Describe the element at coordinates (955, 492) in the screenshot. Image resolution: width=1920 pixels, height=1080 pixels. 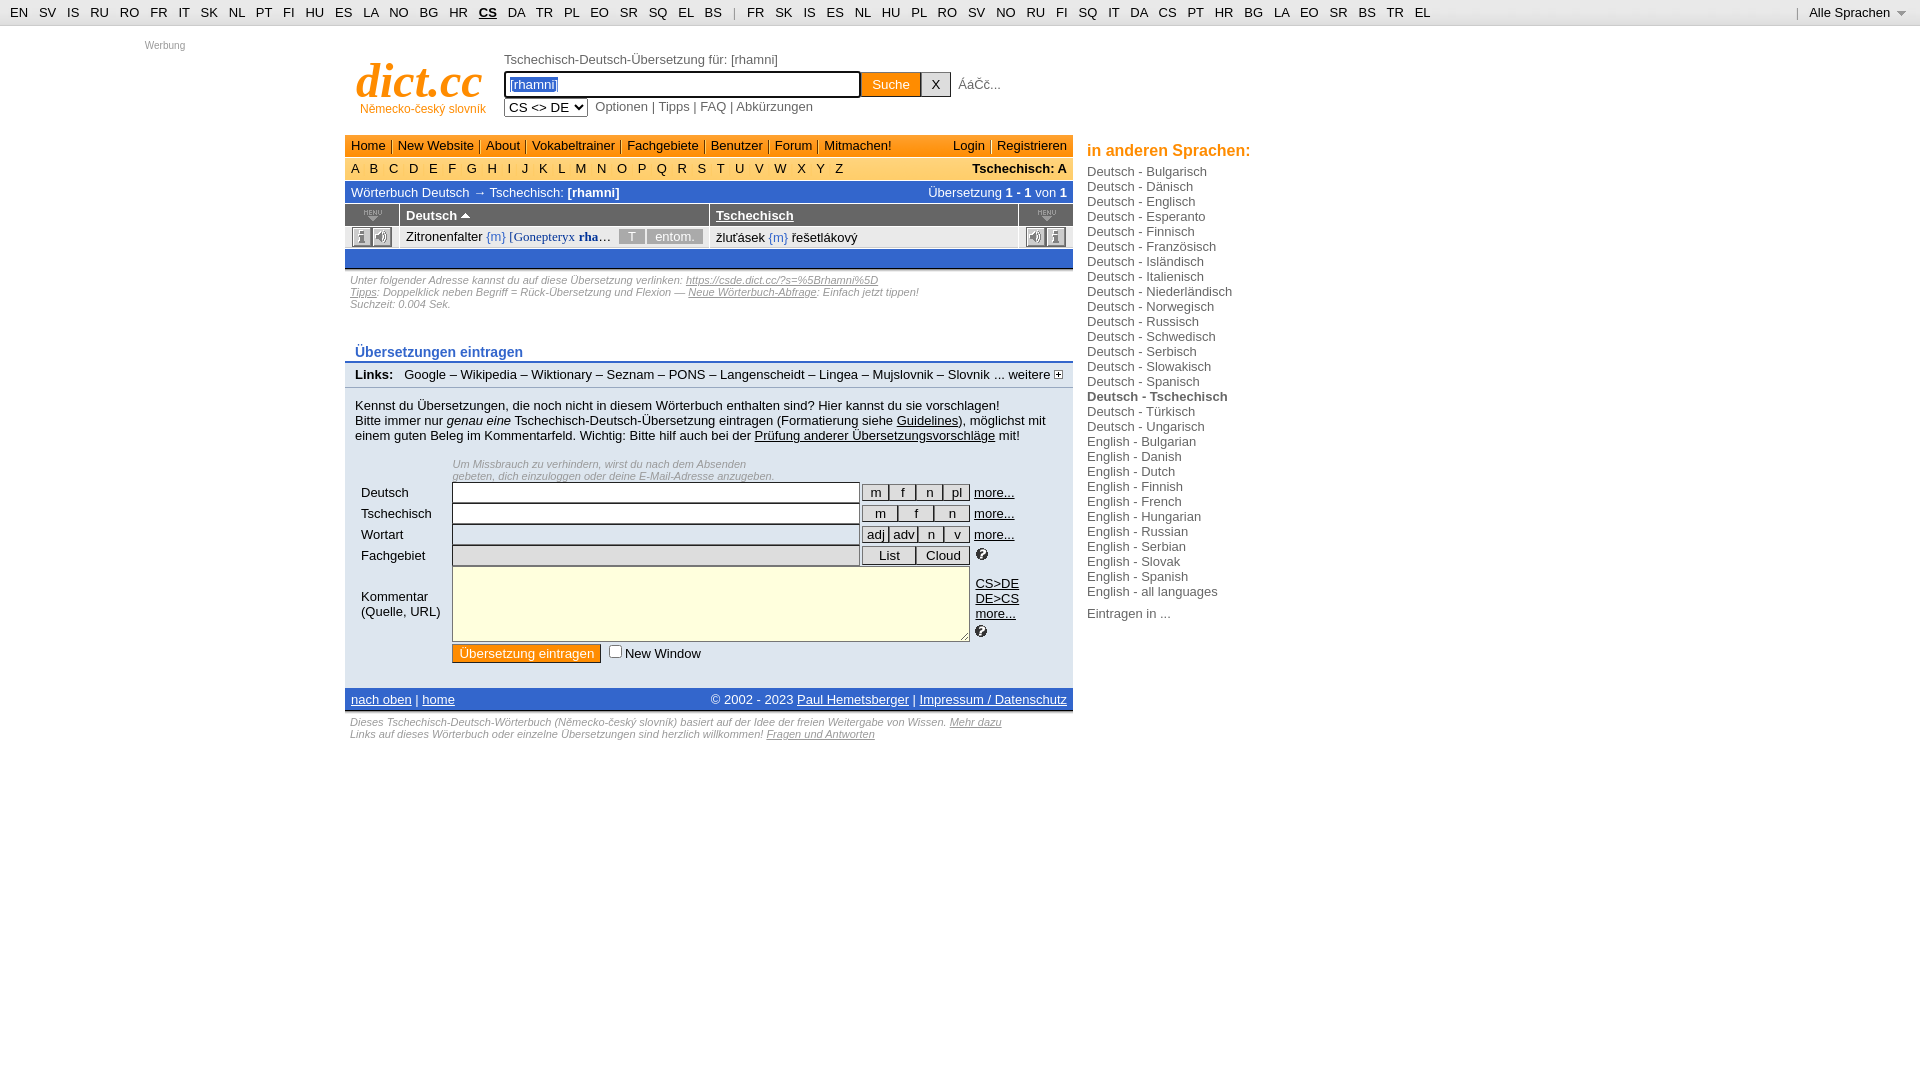
I see `'pl'` at that location.